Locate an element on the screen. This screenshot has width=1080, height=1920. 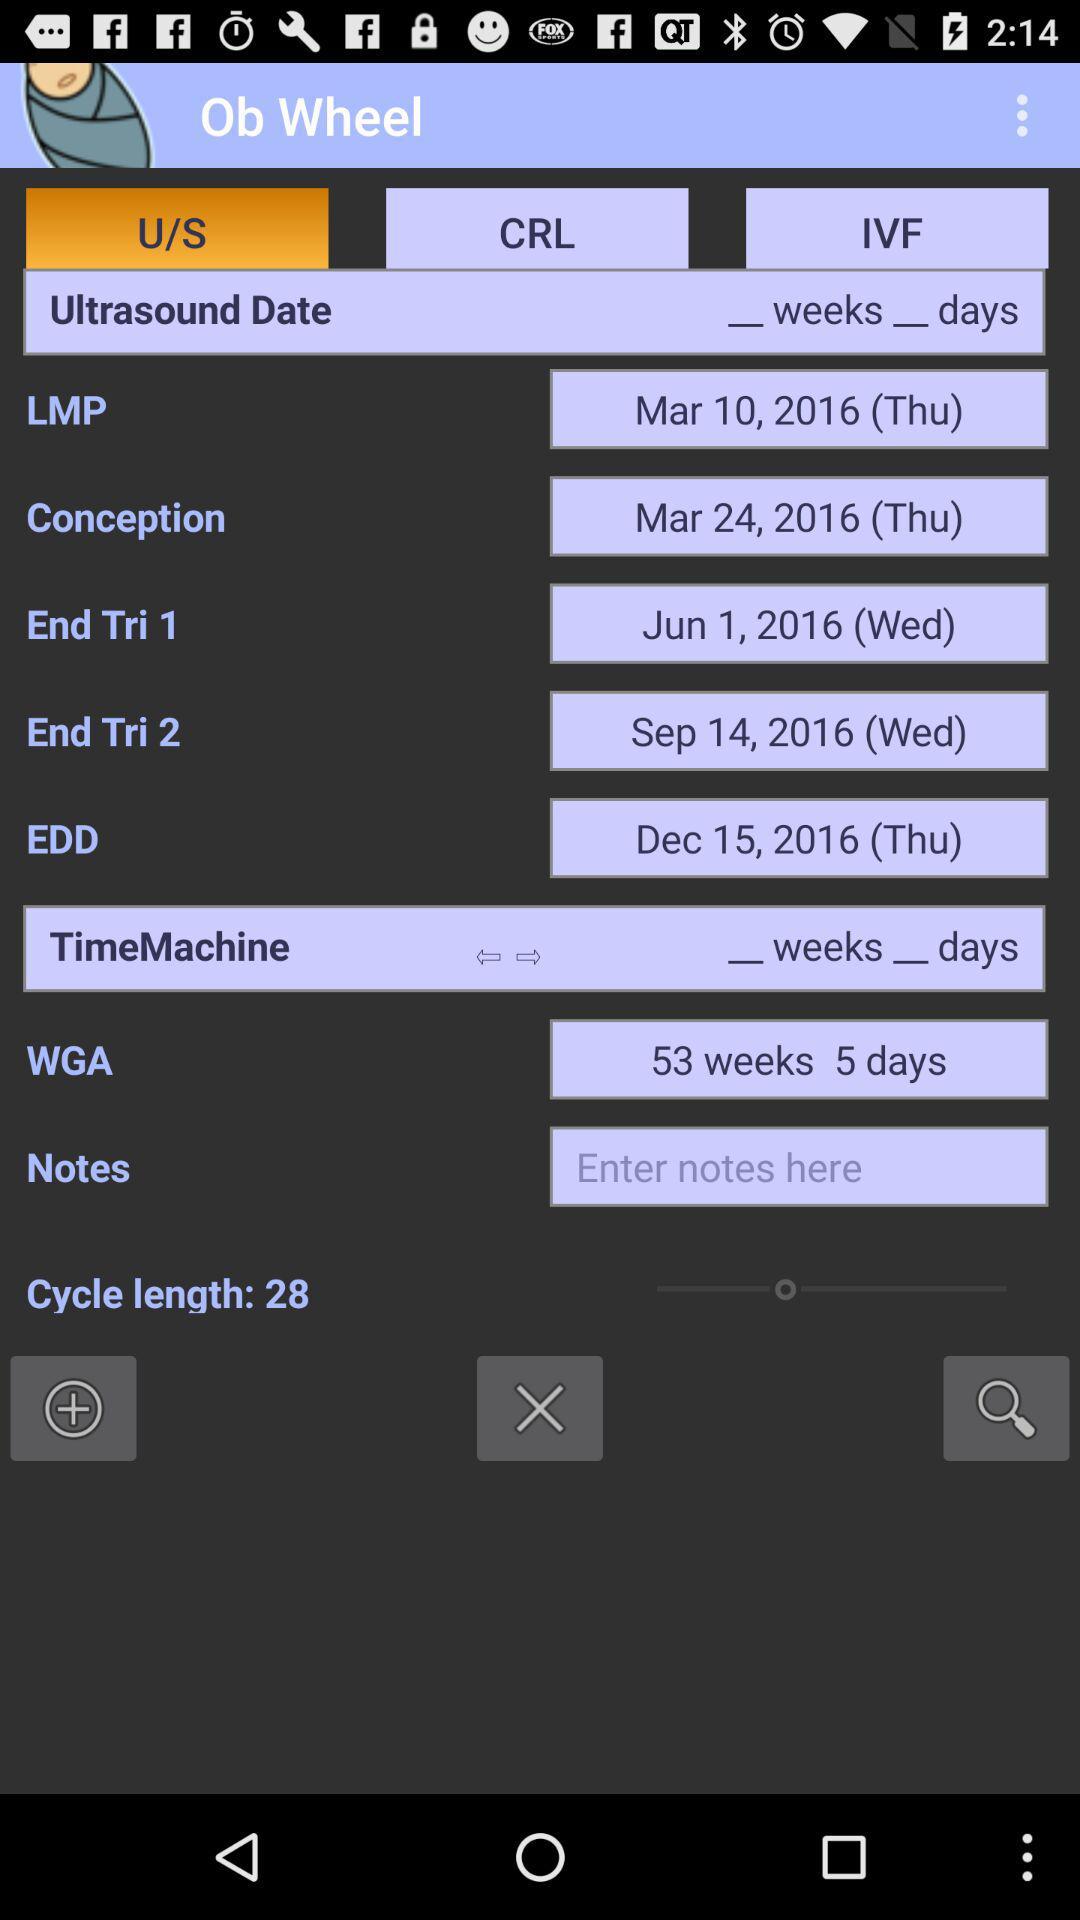
the search icon is located at coordinates (1006, 1507).